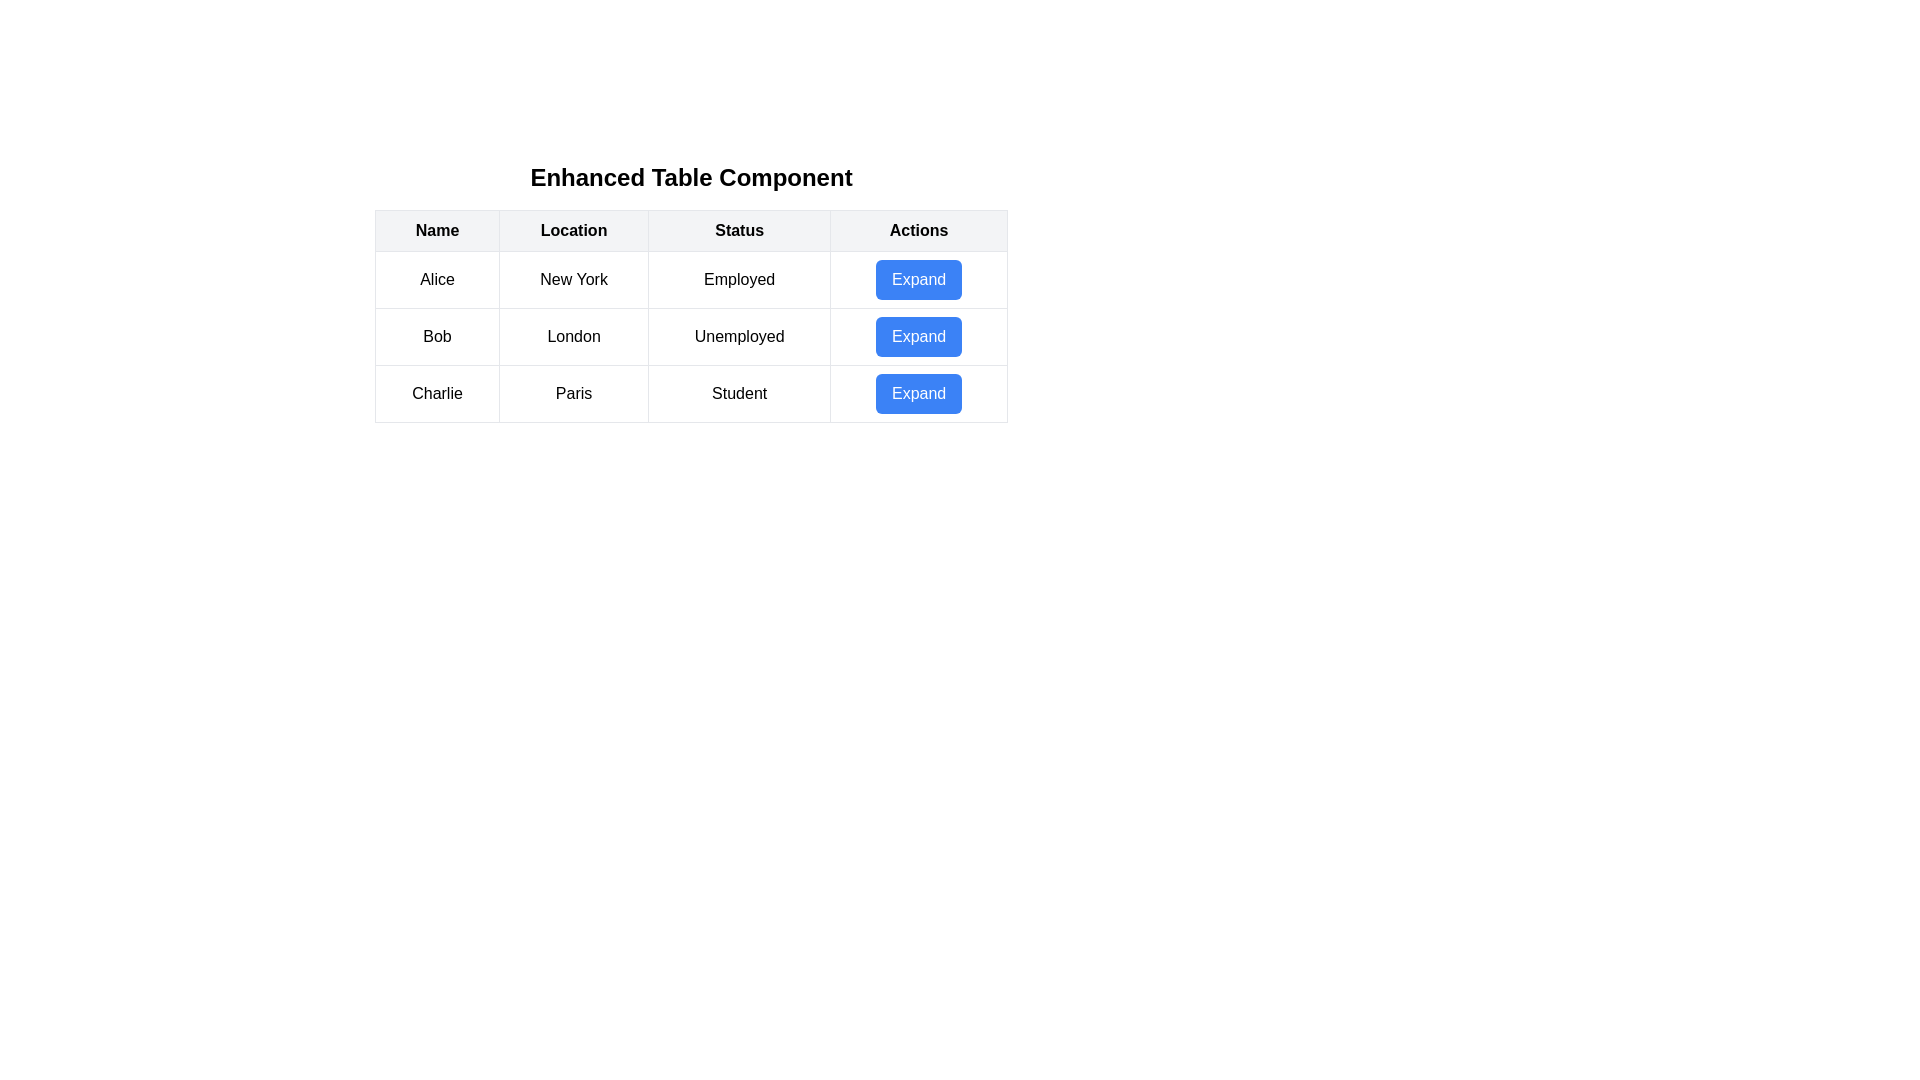  I want to click on the button in the last column of the first row of the table under the 'Actions' column, so click(918, 280).